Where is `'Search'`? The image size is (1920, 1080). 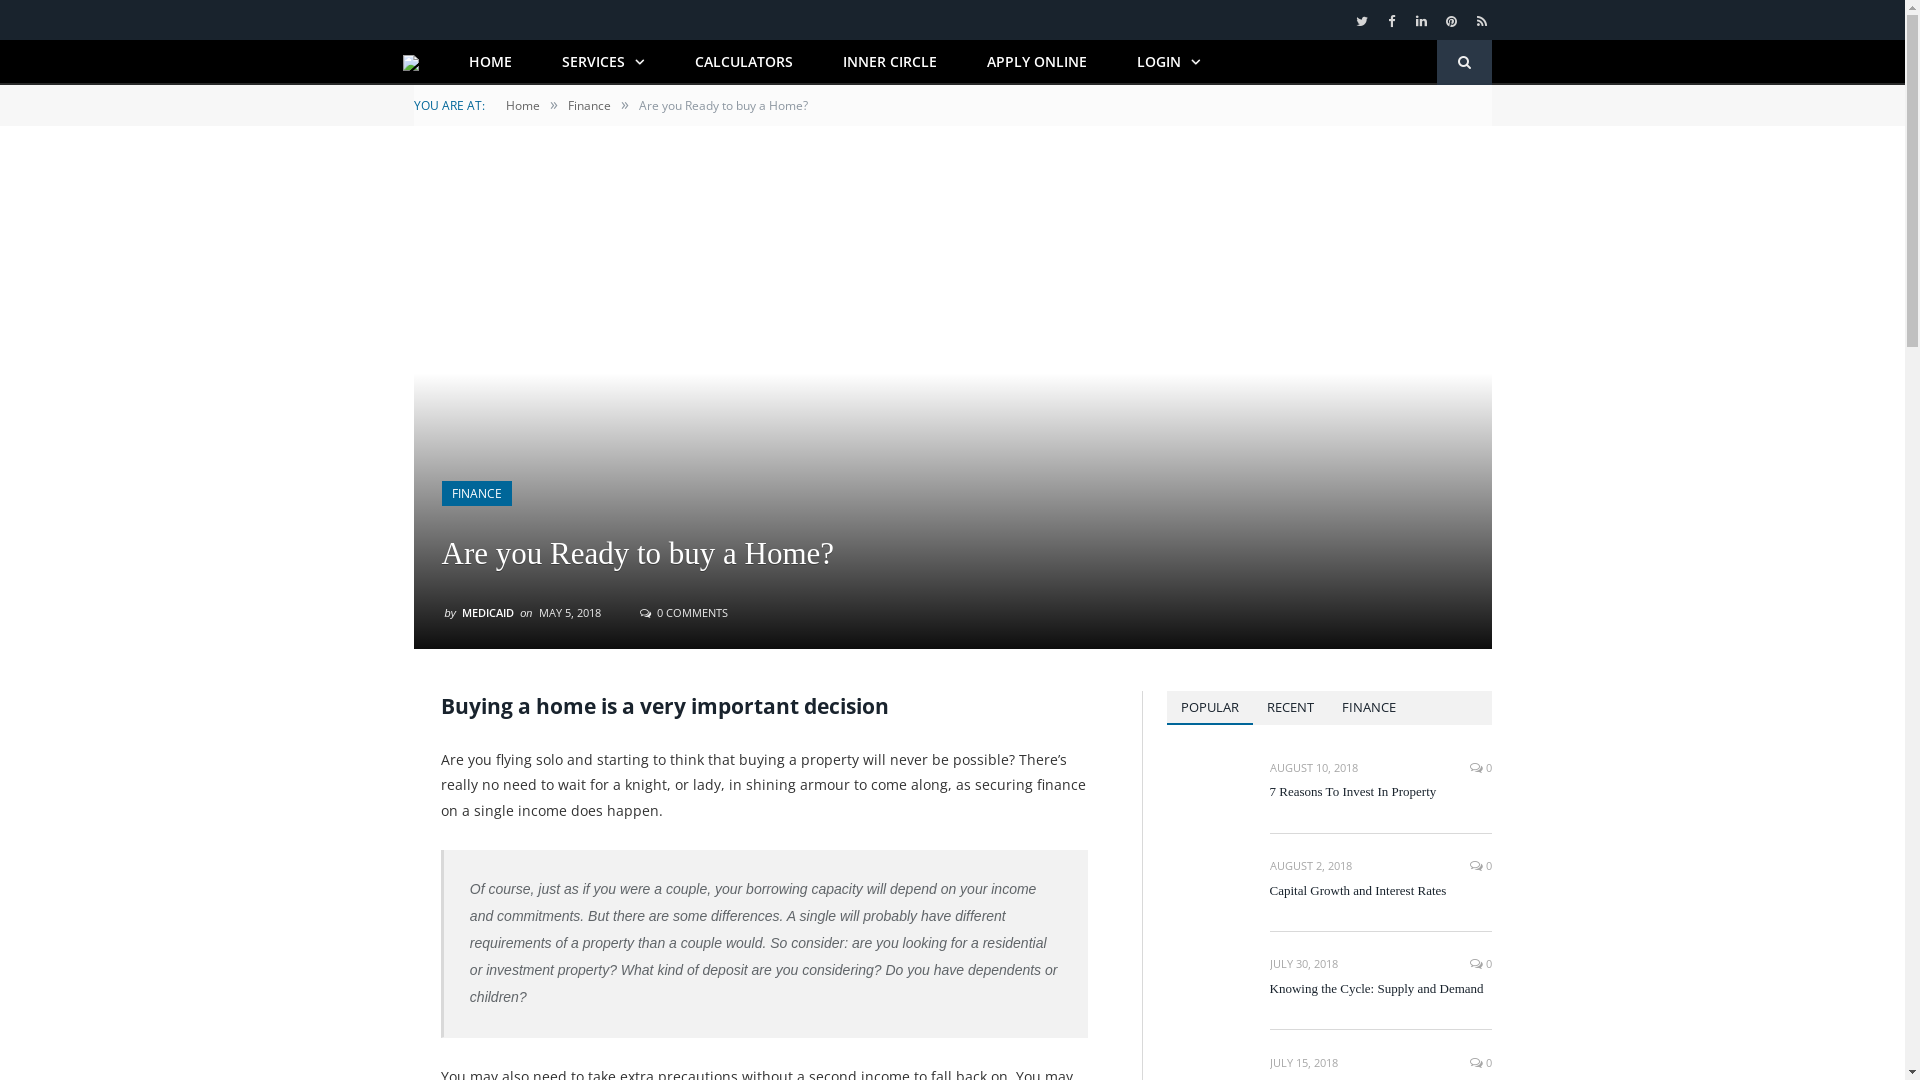 'Search' is located at coordinates (1434, 61).